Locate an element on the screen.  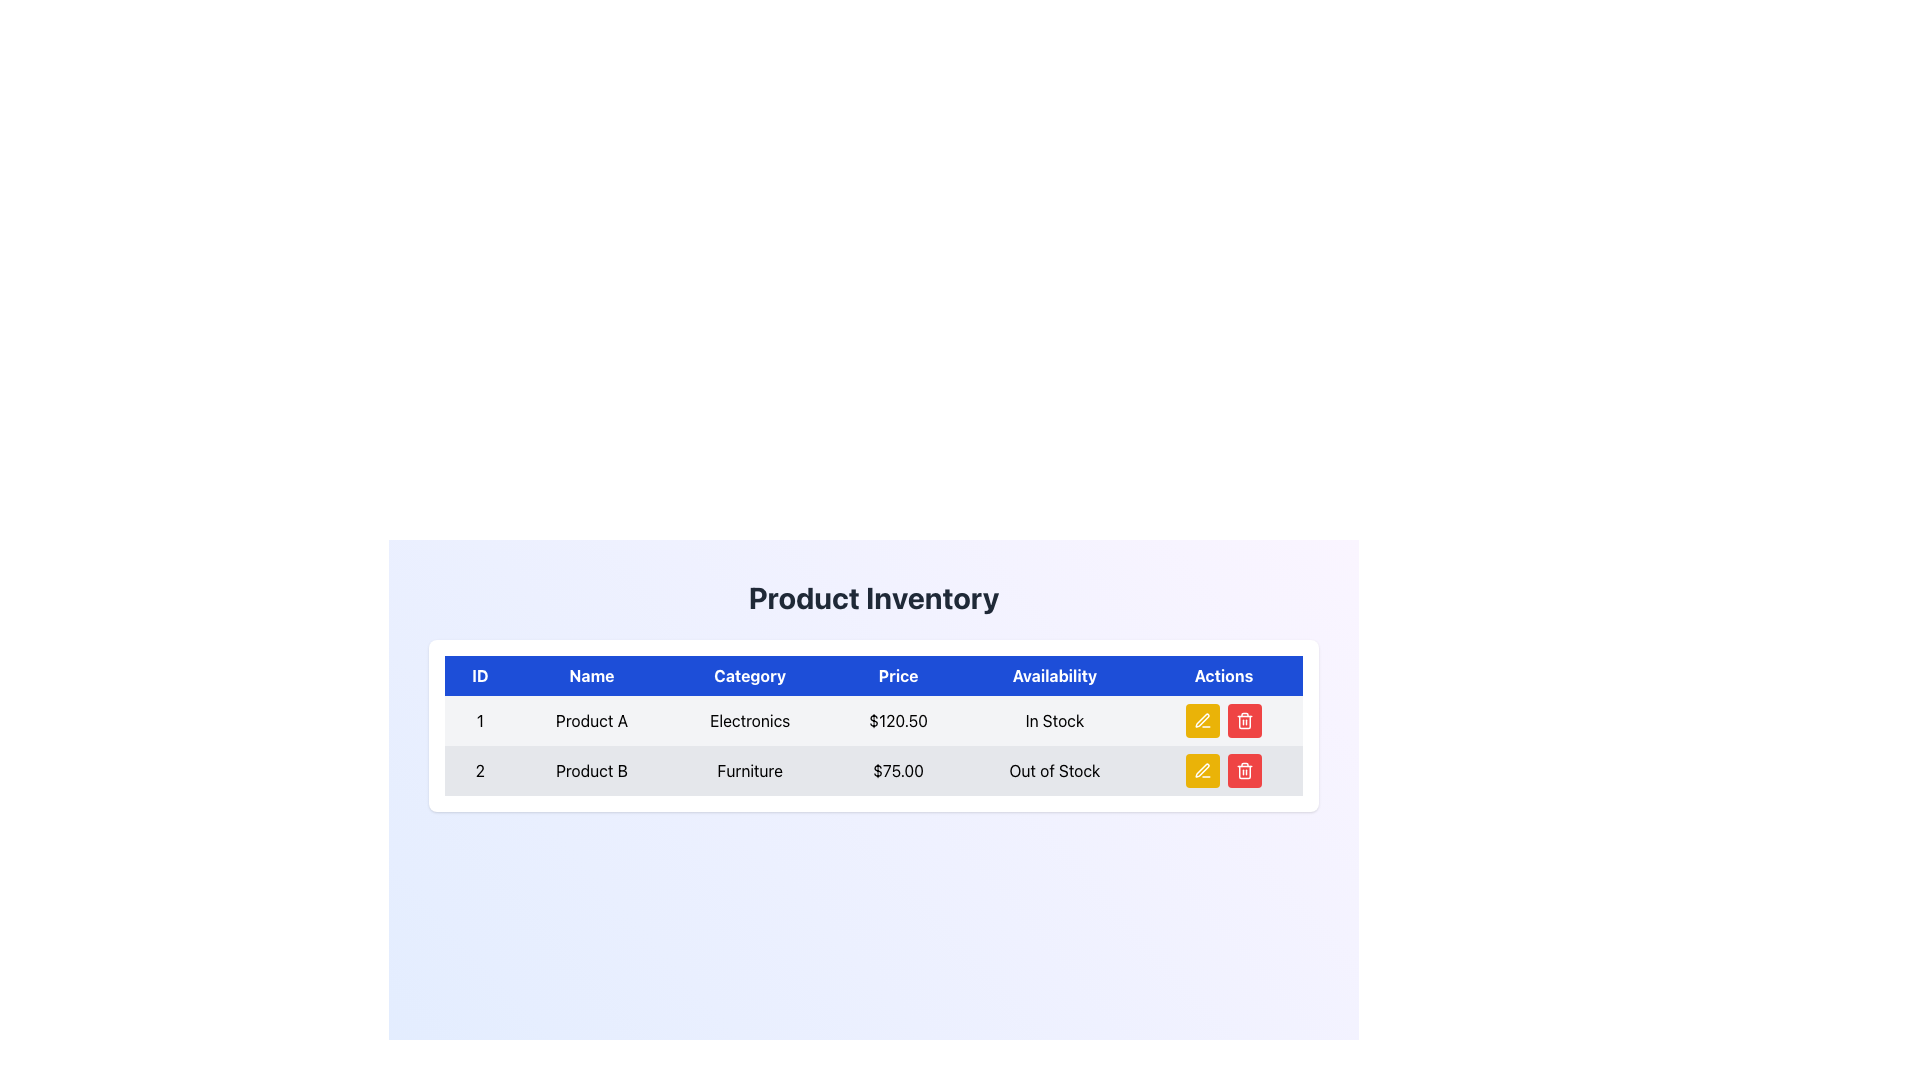
the delete button located in the 'Actions' column of the second row of the table is located at coordinates (1243, 721).